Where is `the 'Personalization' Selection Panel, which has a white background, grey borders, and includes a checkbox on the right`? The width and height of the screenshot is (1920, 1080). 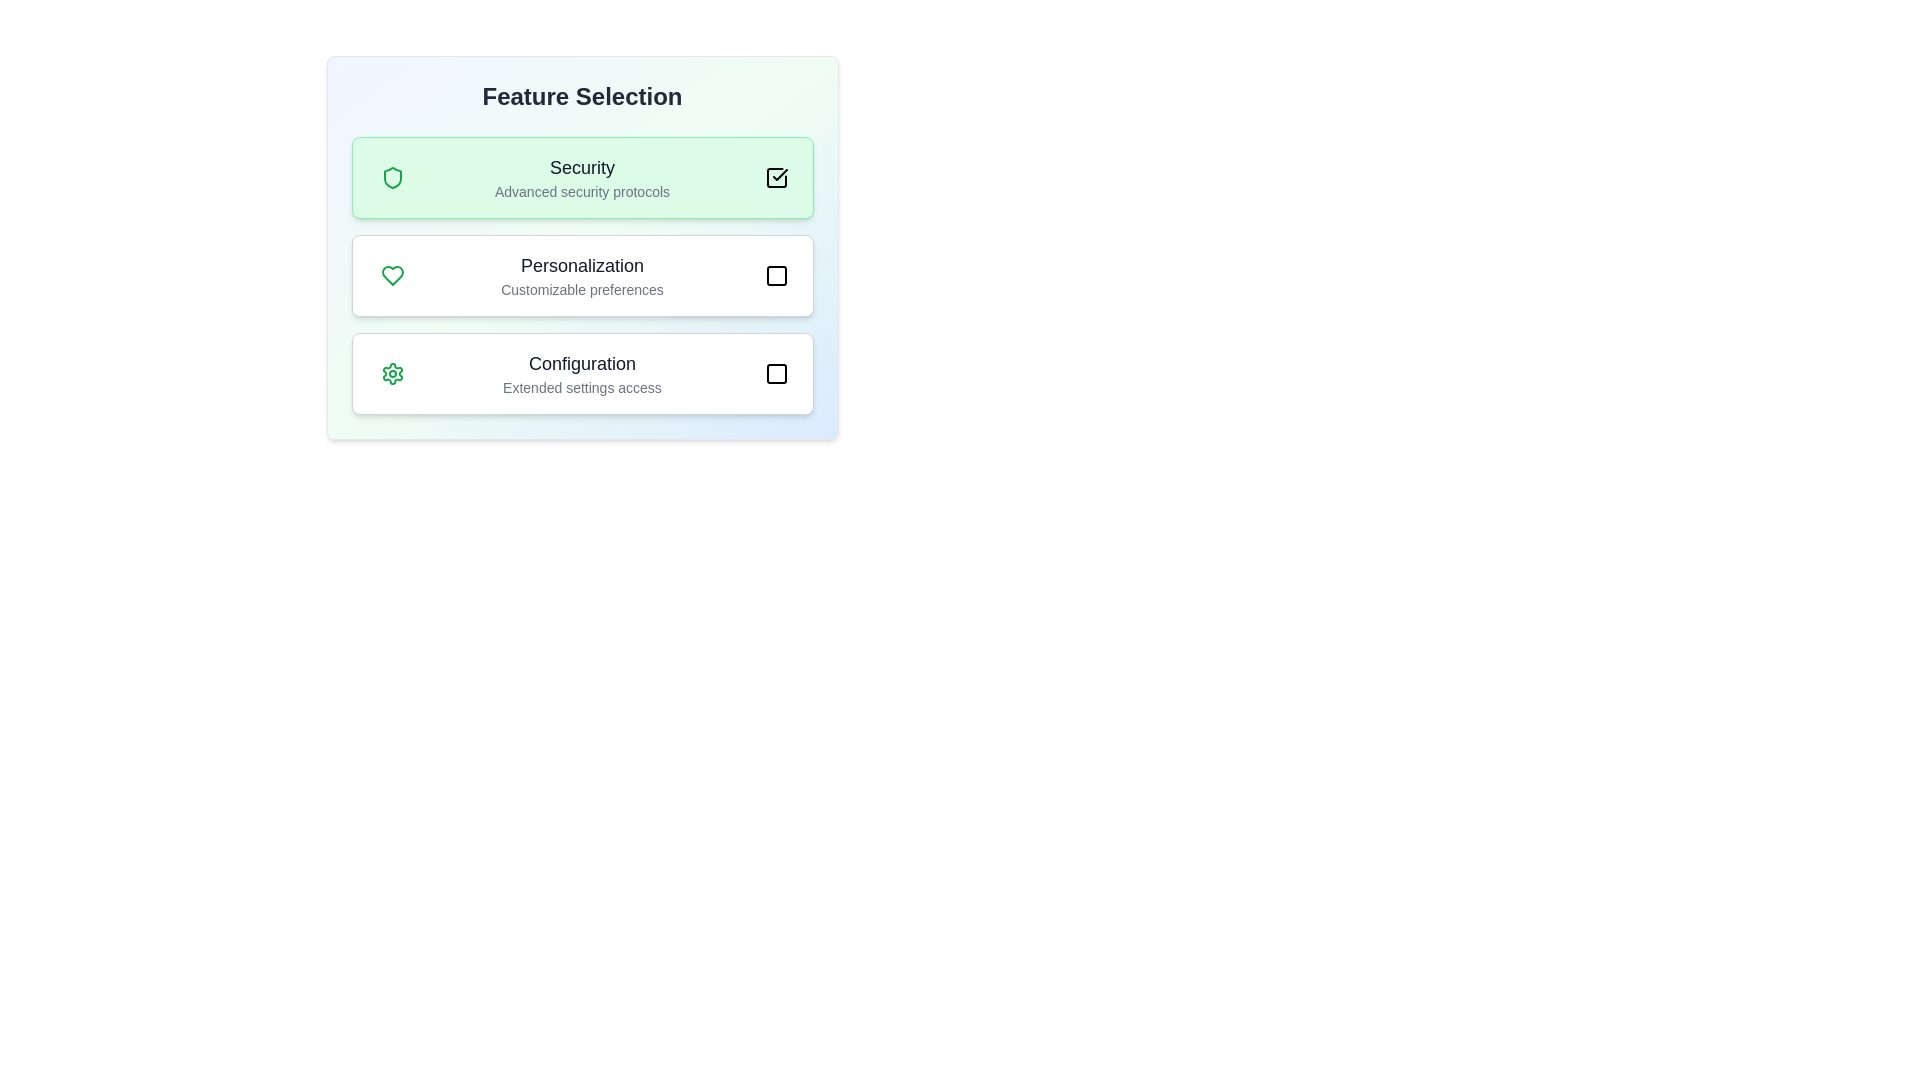
the 'Personalization' Selection Panel, which has a white background, grey borders, and includes a checkbox on the right is located at coordinates (581, 276).